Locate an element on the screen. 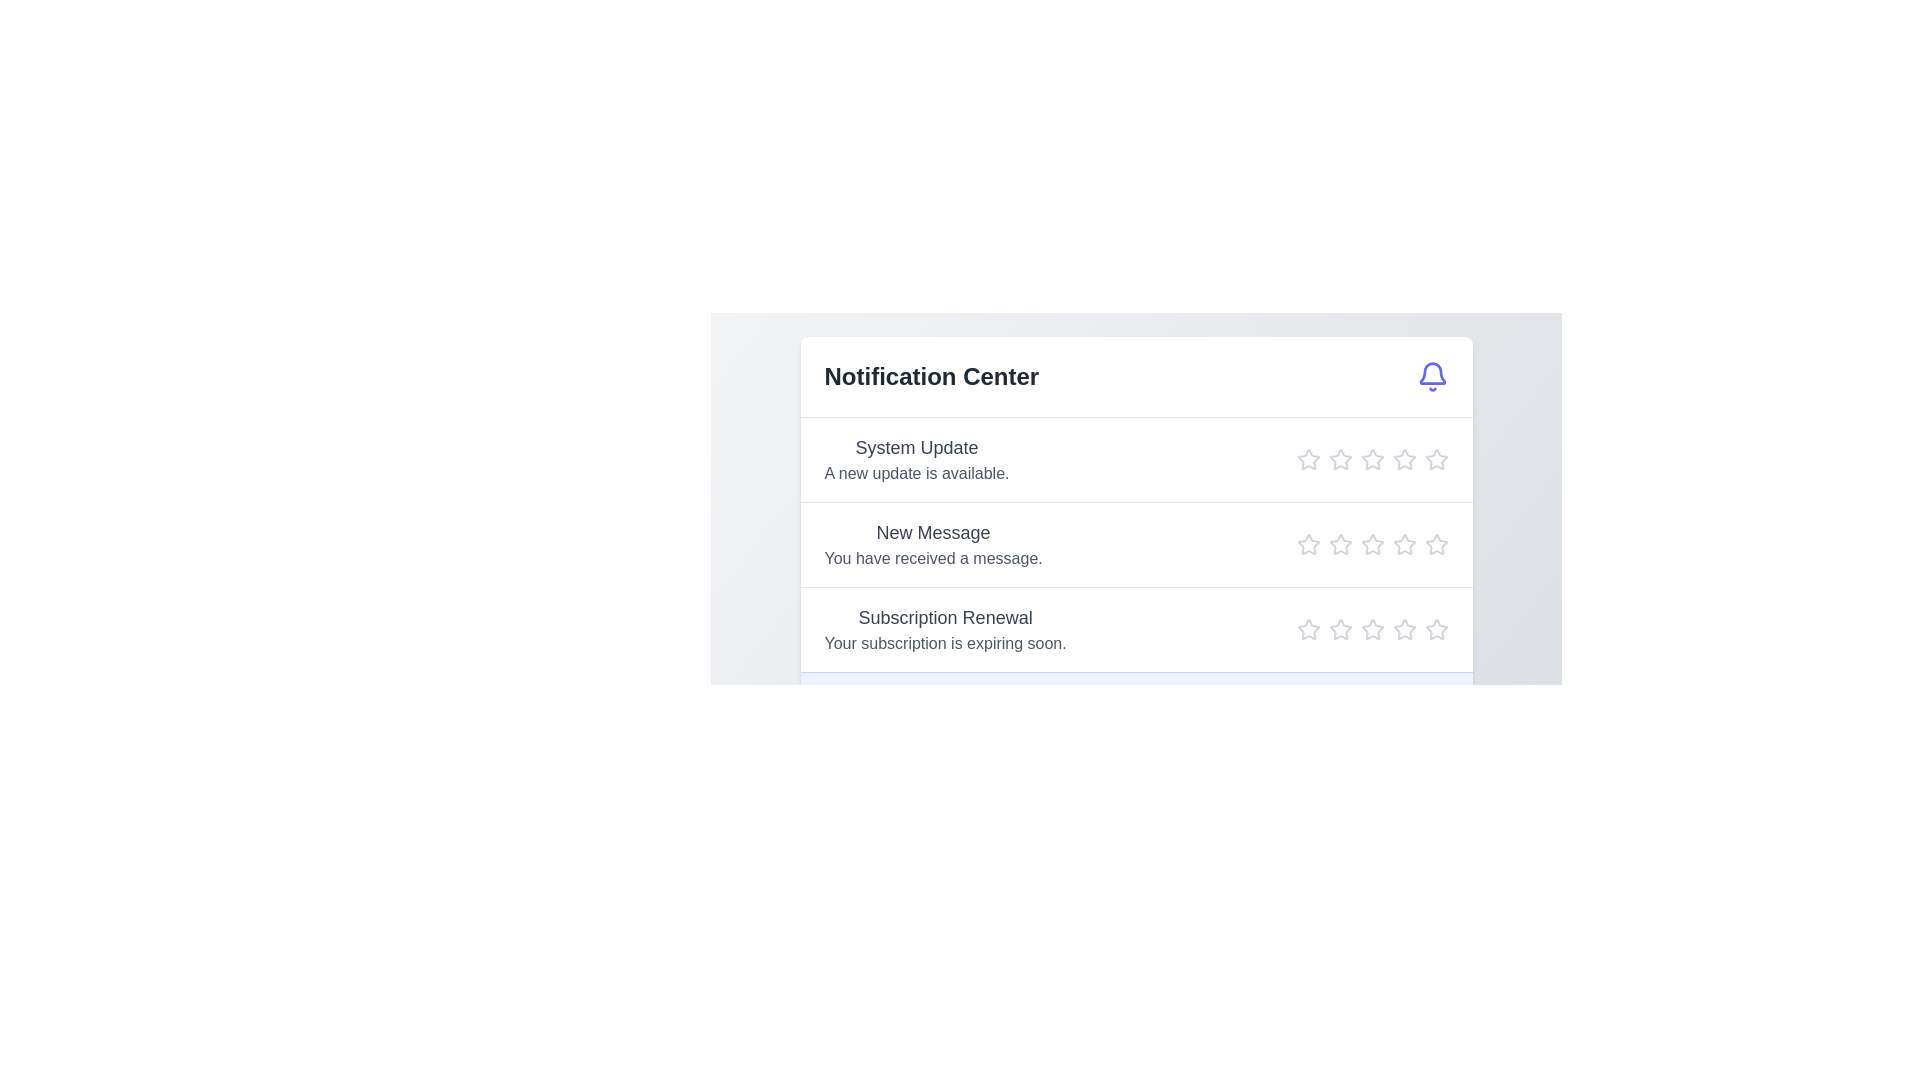  the star icon to set the rating to 5 for the notification titled 'New Message' is located at coordinates (1435, 544).